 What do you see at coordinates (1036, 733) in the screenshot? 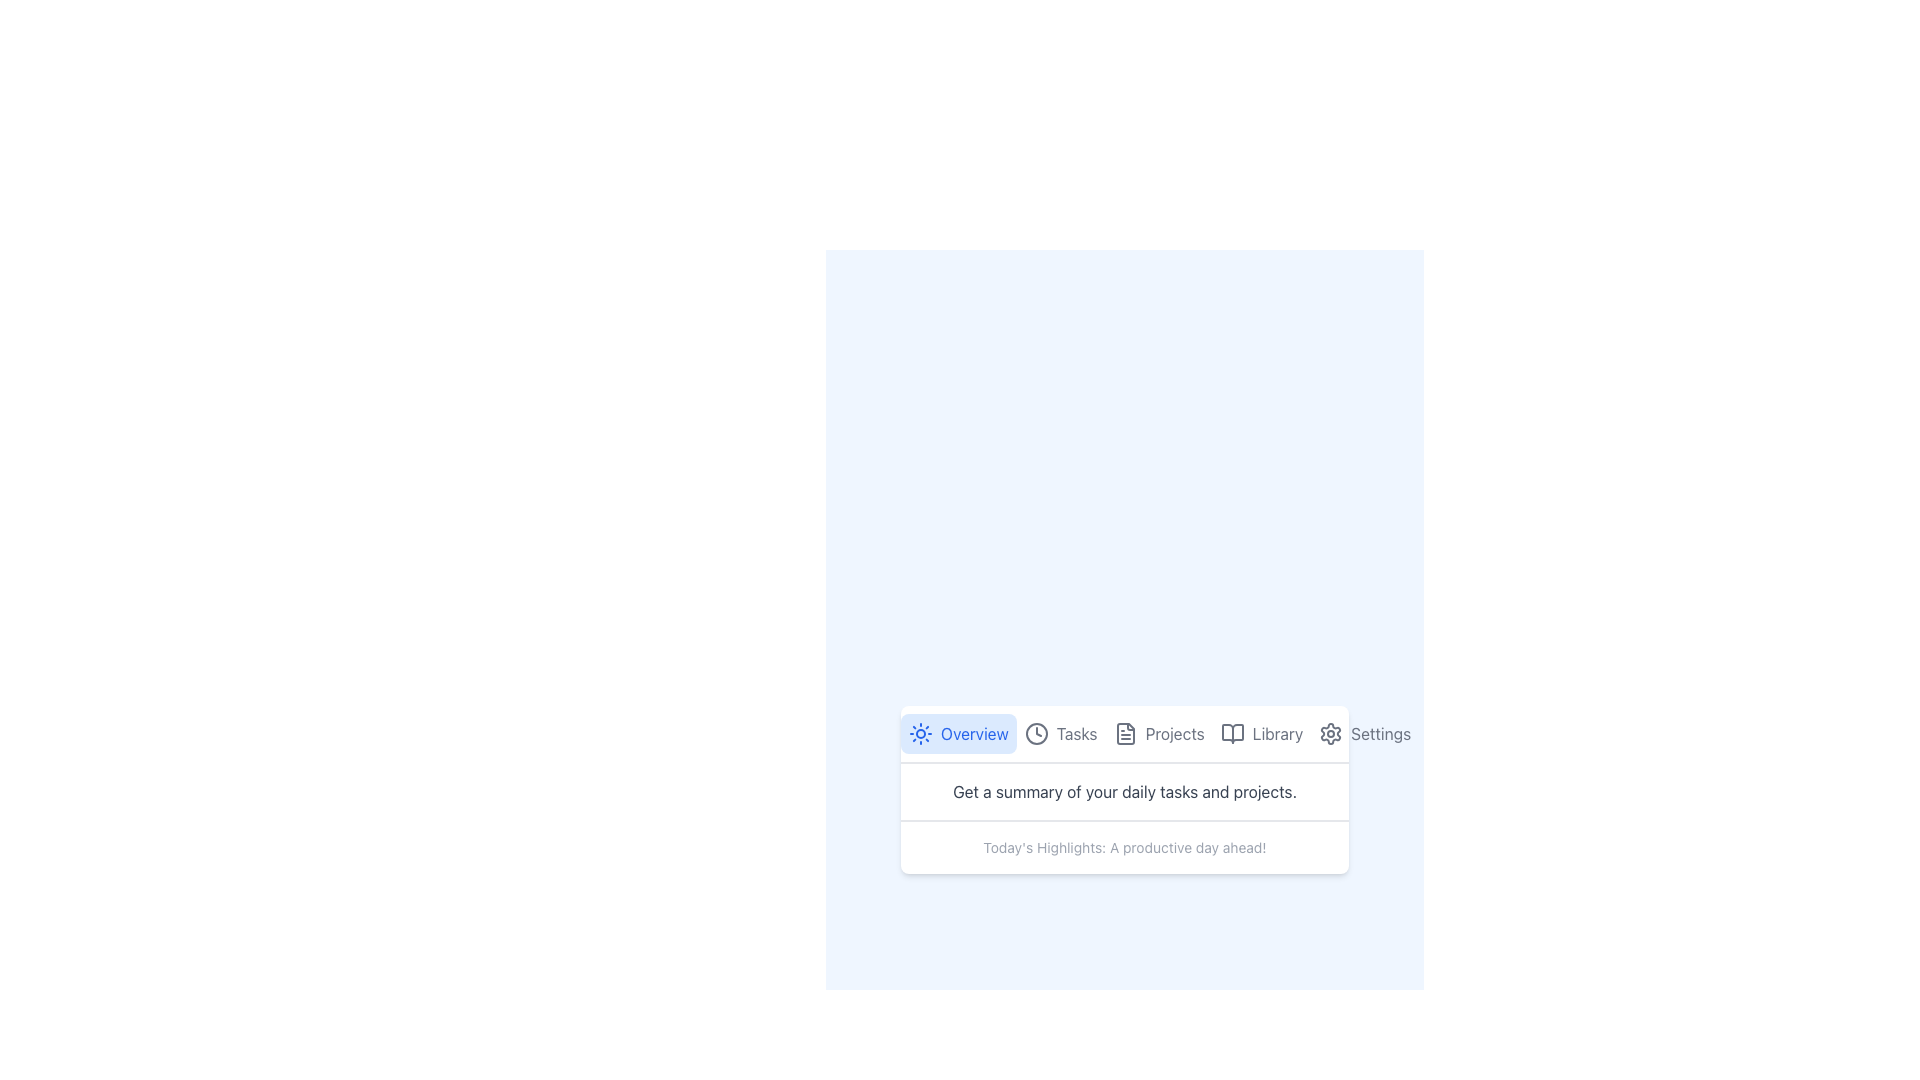
I see `the SVG circle element that serves as a visual marker in the clock icon located in the navigation bar` at bounding box center [1036, 733].